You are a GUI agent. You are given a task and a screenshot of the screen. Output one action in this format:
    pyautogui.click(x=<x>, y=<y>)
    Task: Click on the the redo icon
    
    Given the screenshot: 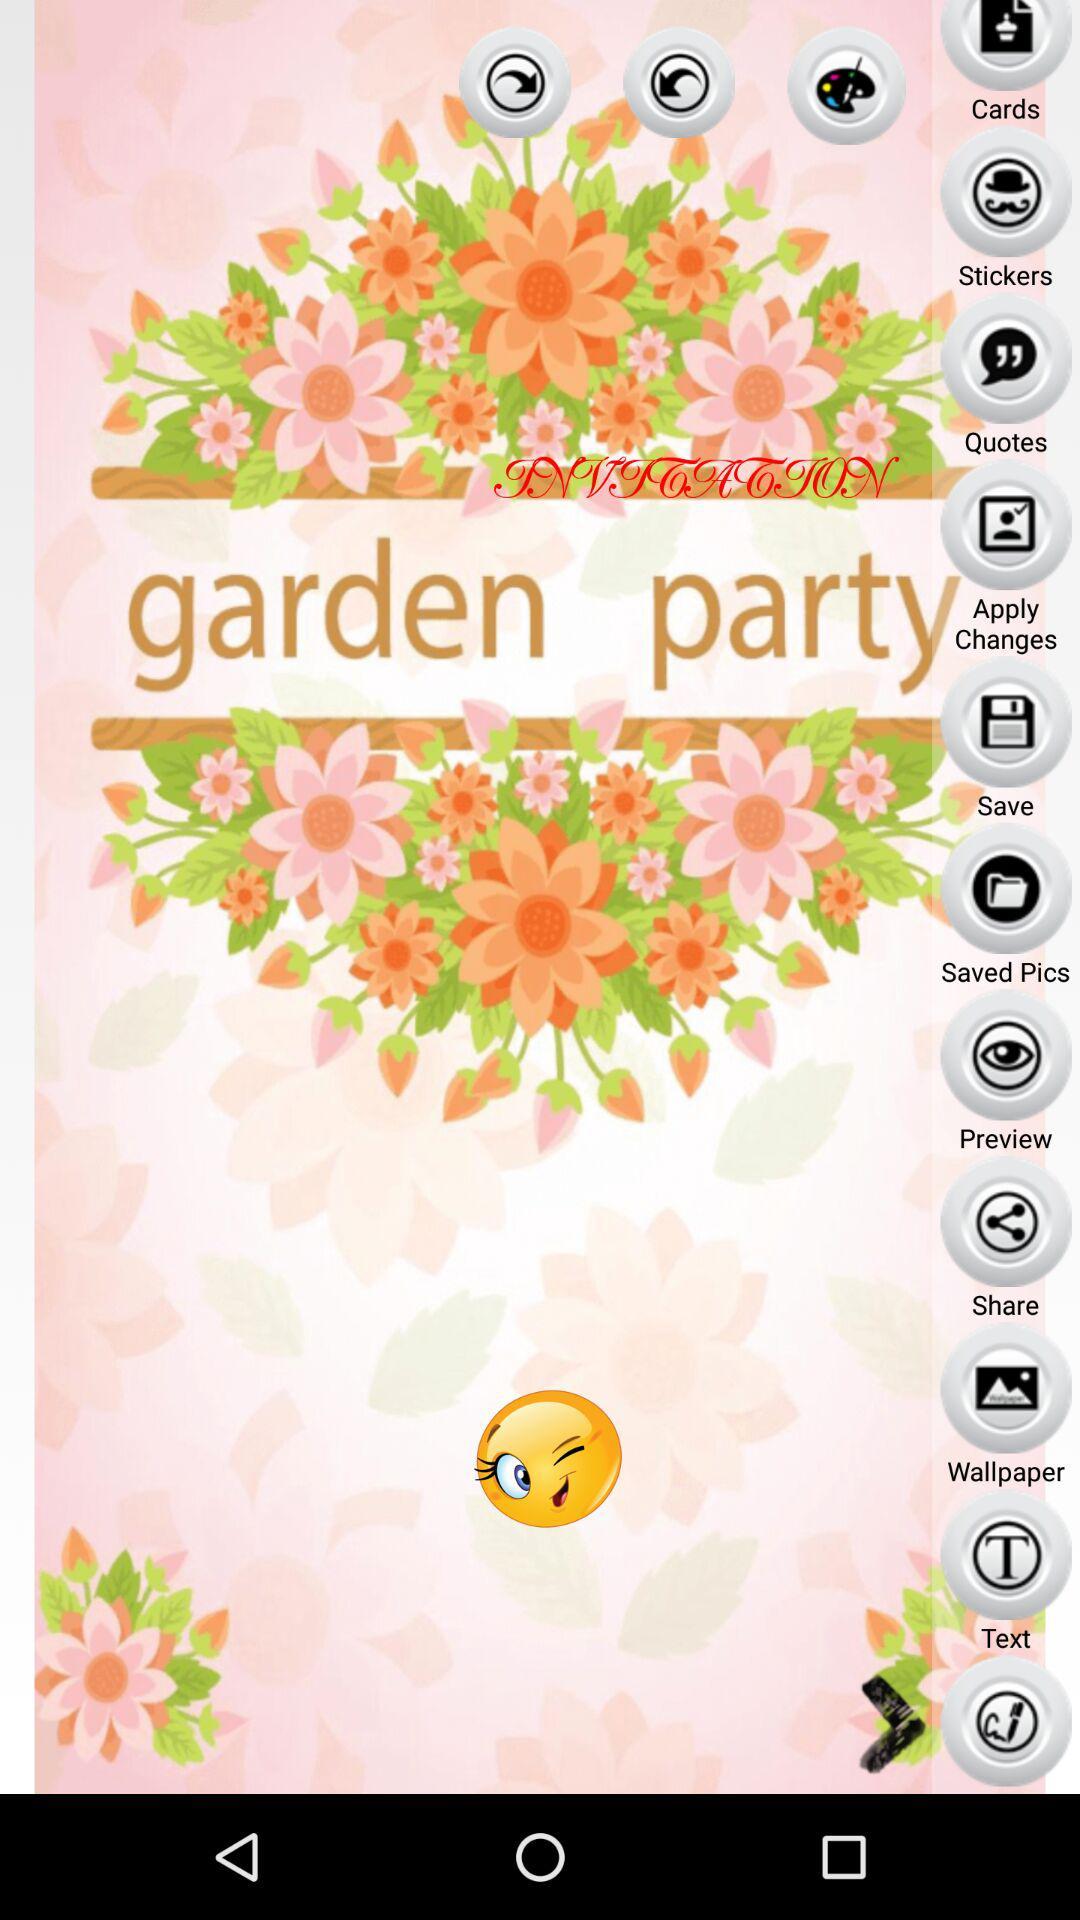 What is the action you would take?
    pyautogui.click(x=513, y=86)
    